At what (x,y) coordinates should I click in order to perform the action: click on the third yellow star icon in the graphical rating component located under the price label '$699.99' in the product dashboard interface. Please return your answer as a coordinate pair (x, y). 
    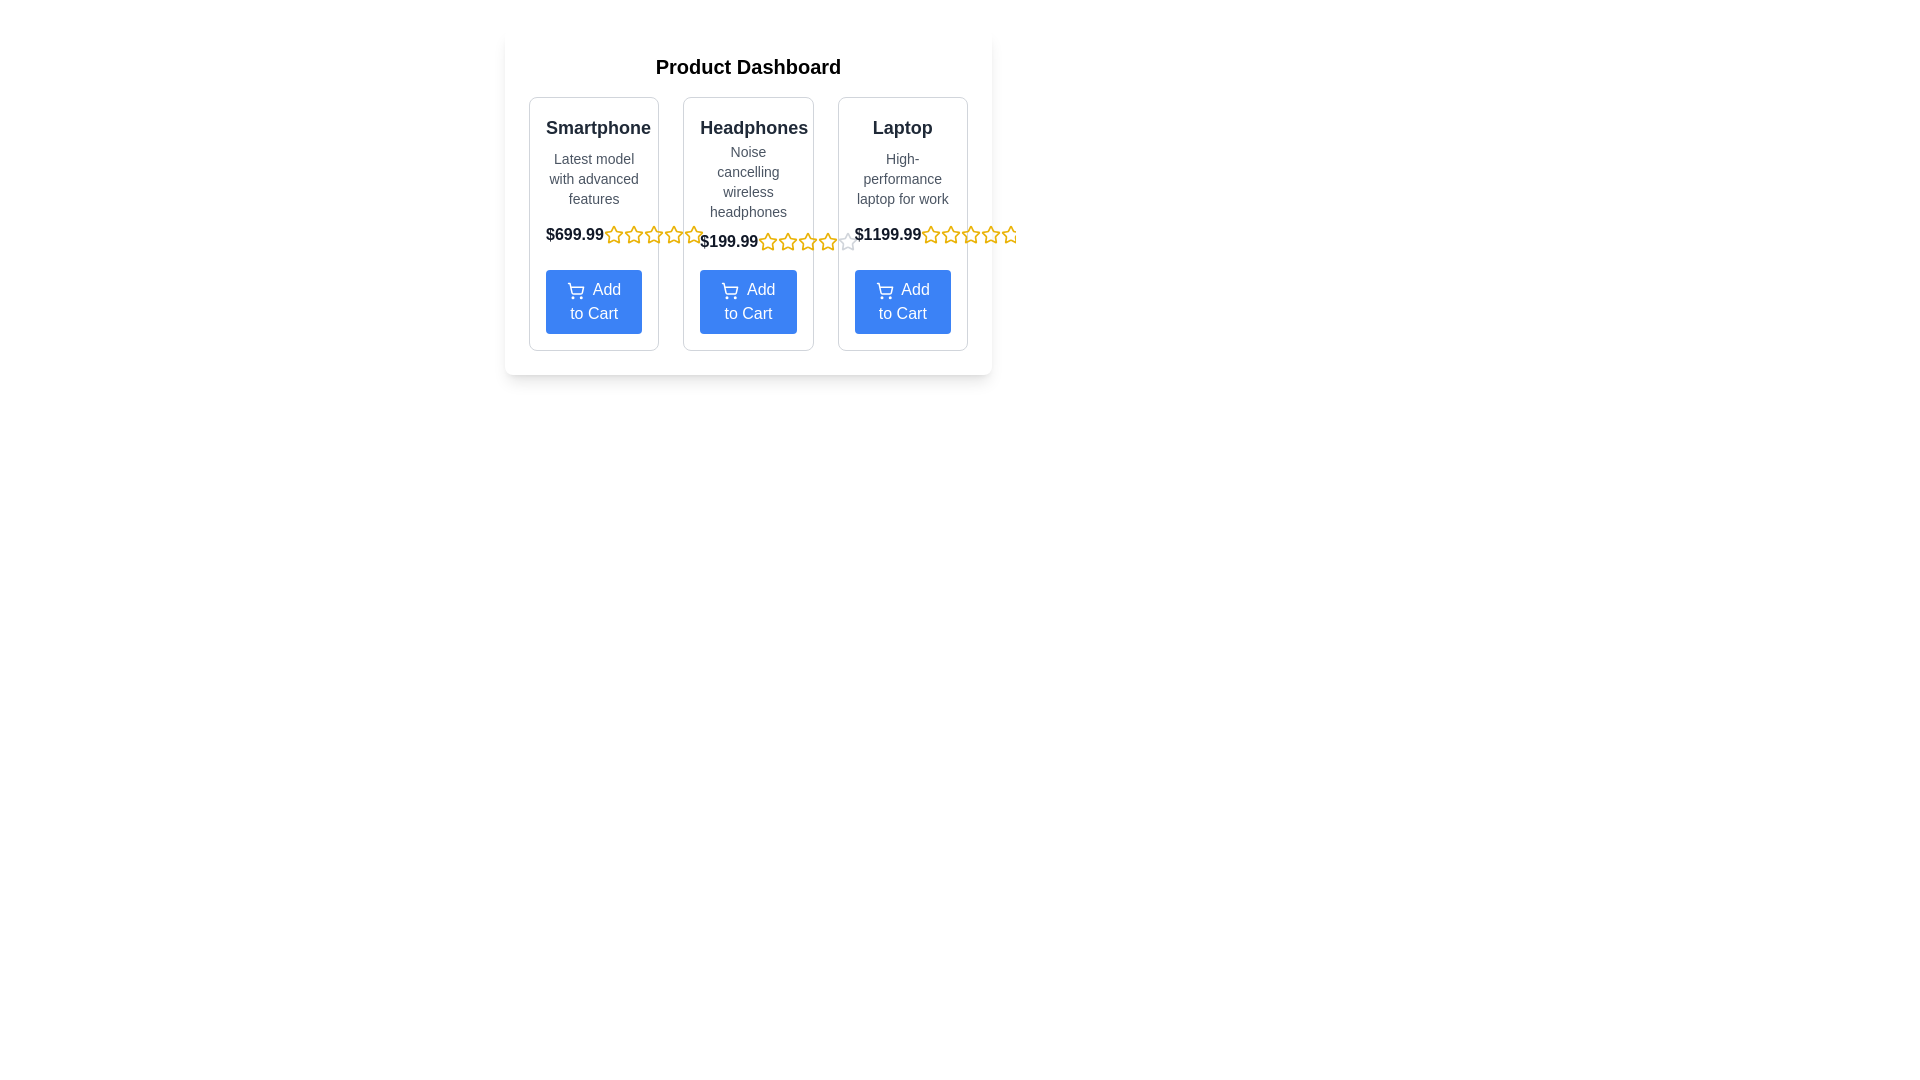
    Looking at the image, I should click on (653, 234).